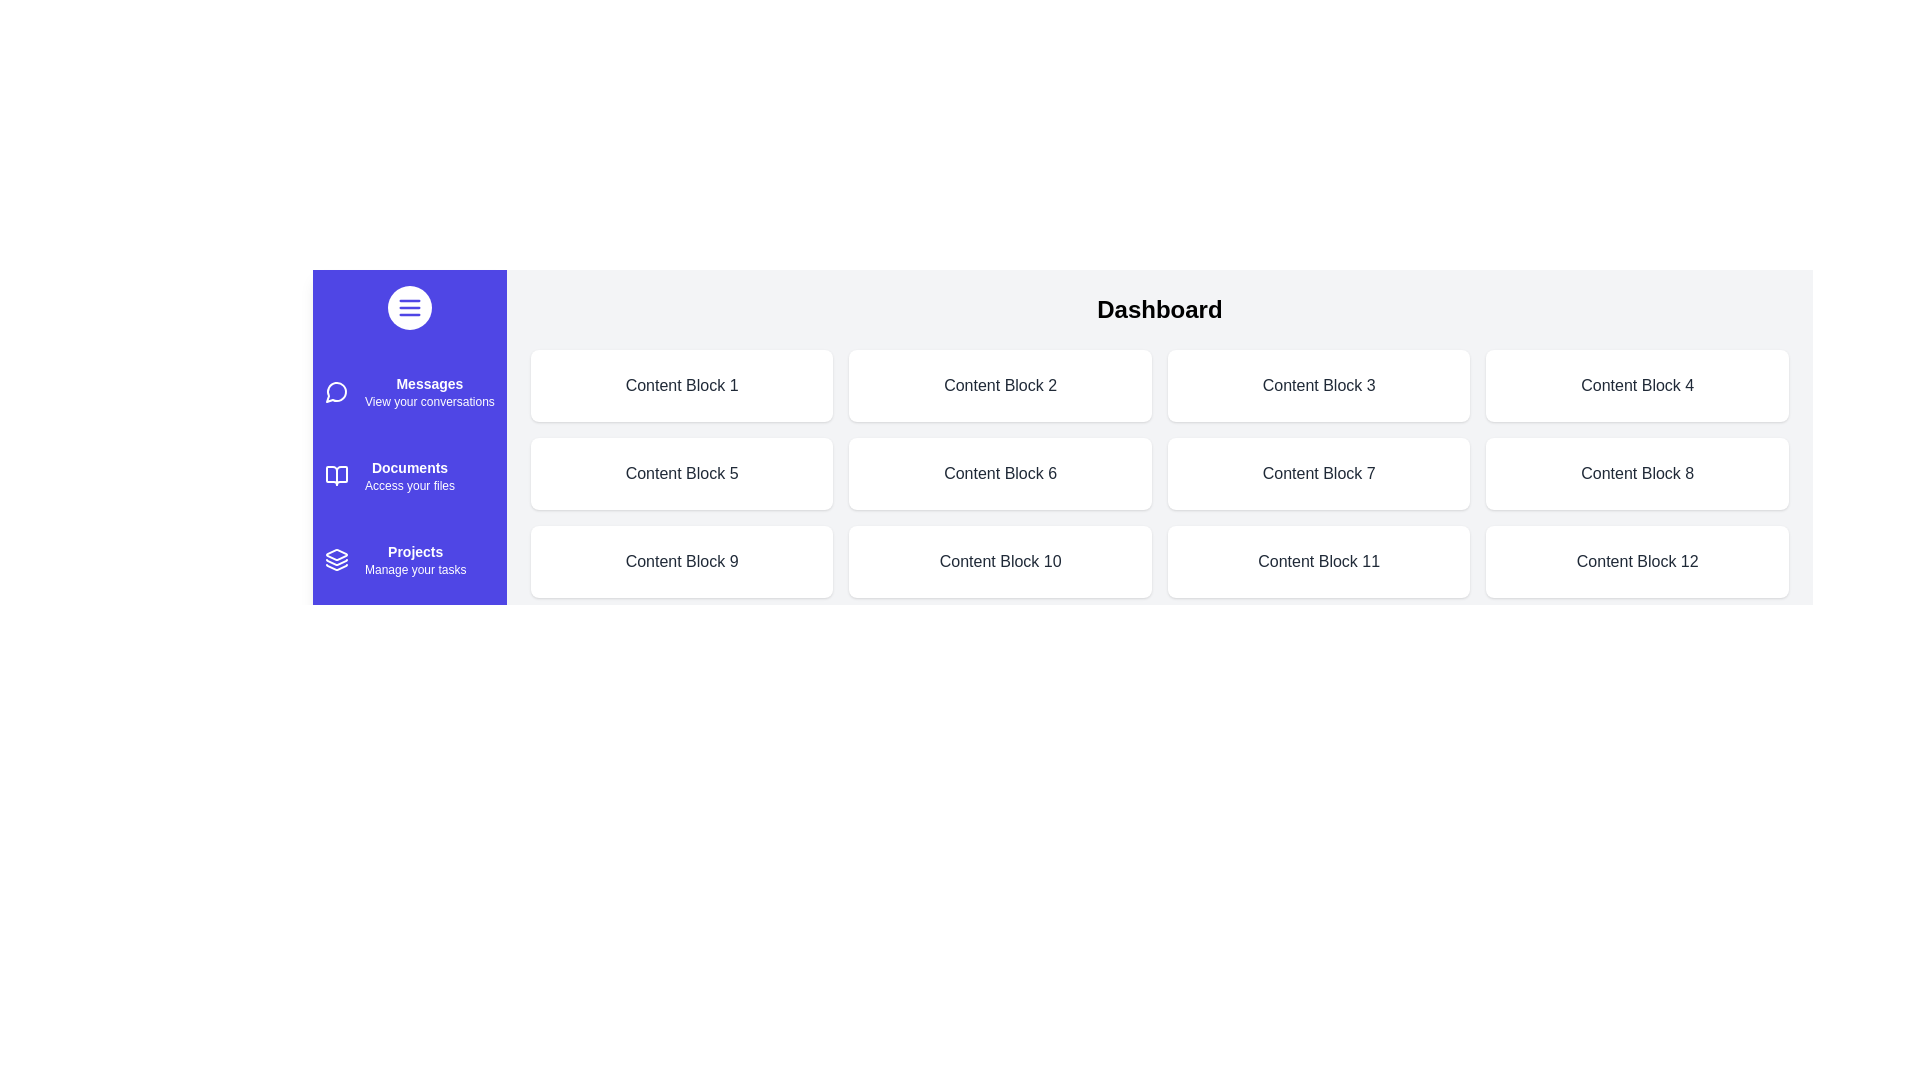  Describe the element at coordinates (336, 392) in the screenshot. I see `the menu item Messages to reveal its additional information` at that location.